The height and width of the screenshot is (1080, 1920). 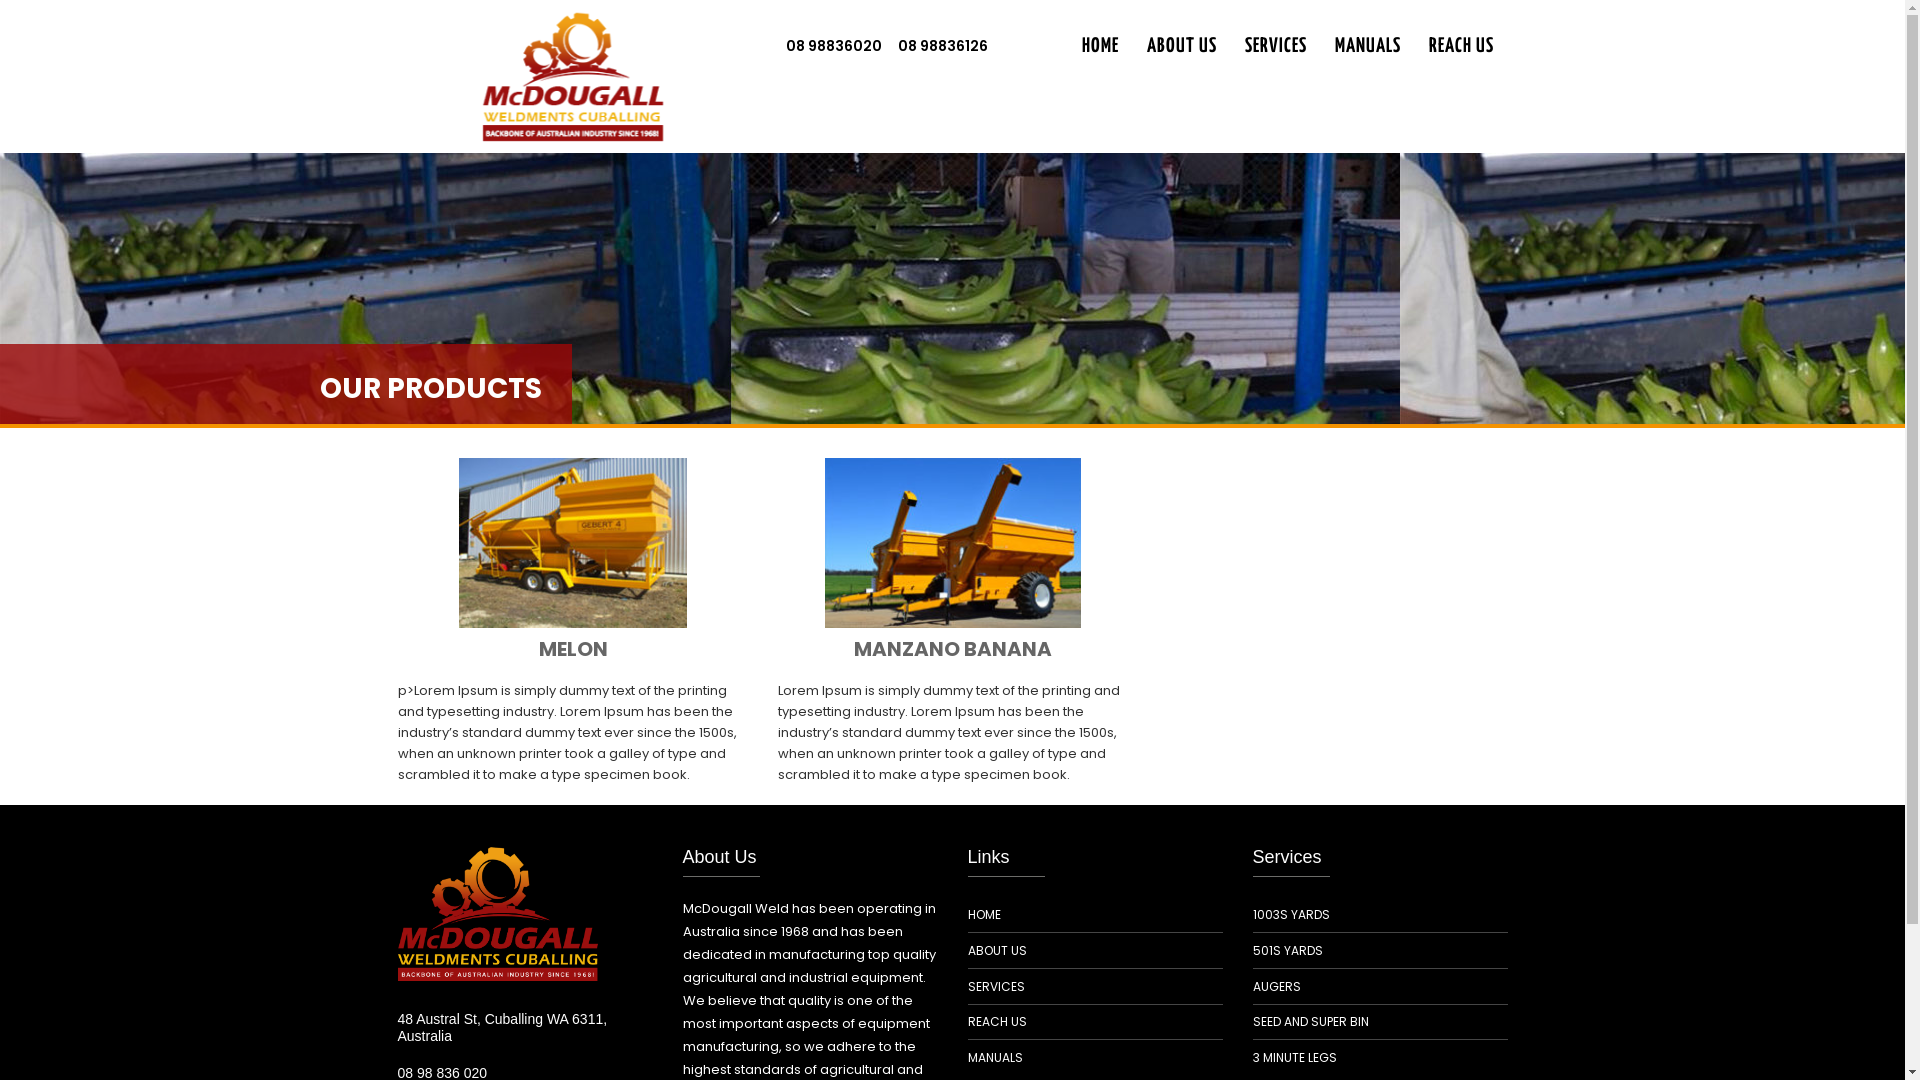 What do you see at coordinates (1274, 46) in the screenshot?
I see `'SERVICES'` at bounding box center [1274, 46].